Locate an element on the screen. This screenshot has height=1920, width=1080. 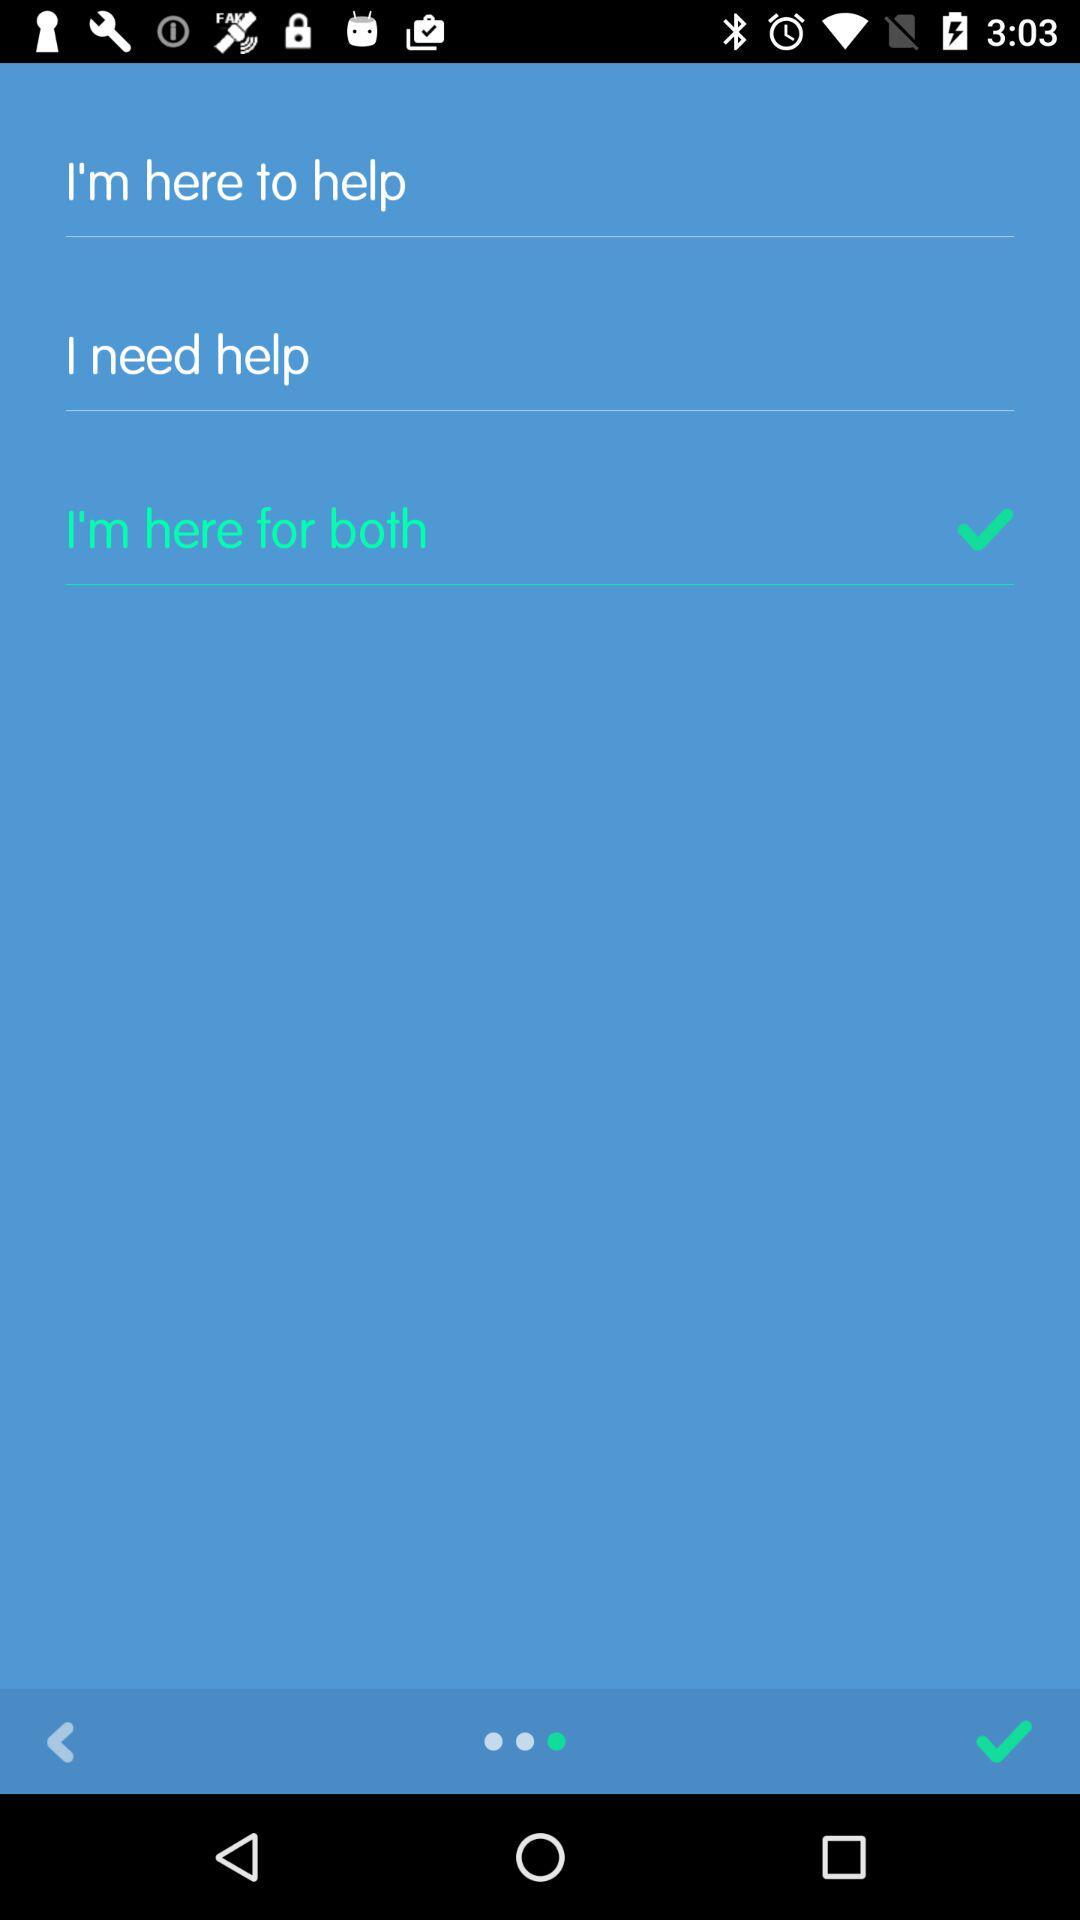
the item at the bottom left corner is located at coordinates (59, 1740).